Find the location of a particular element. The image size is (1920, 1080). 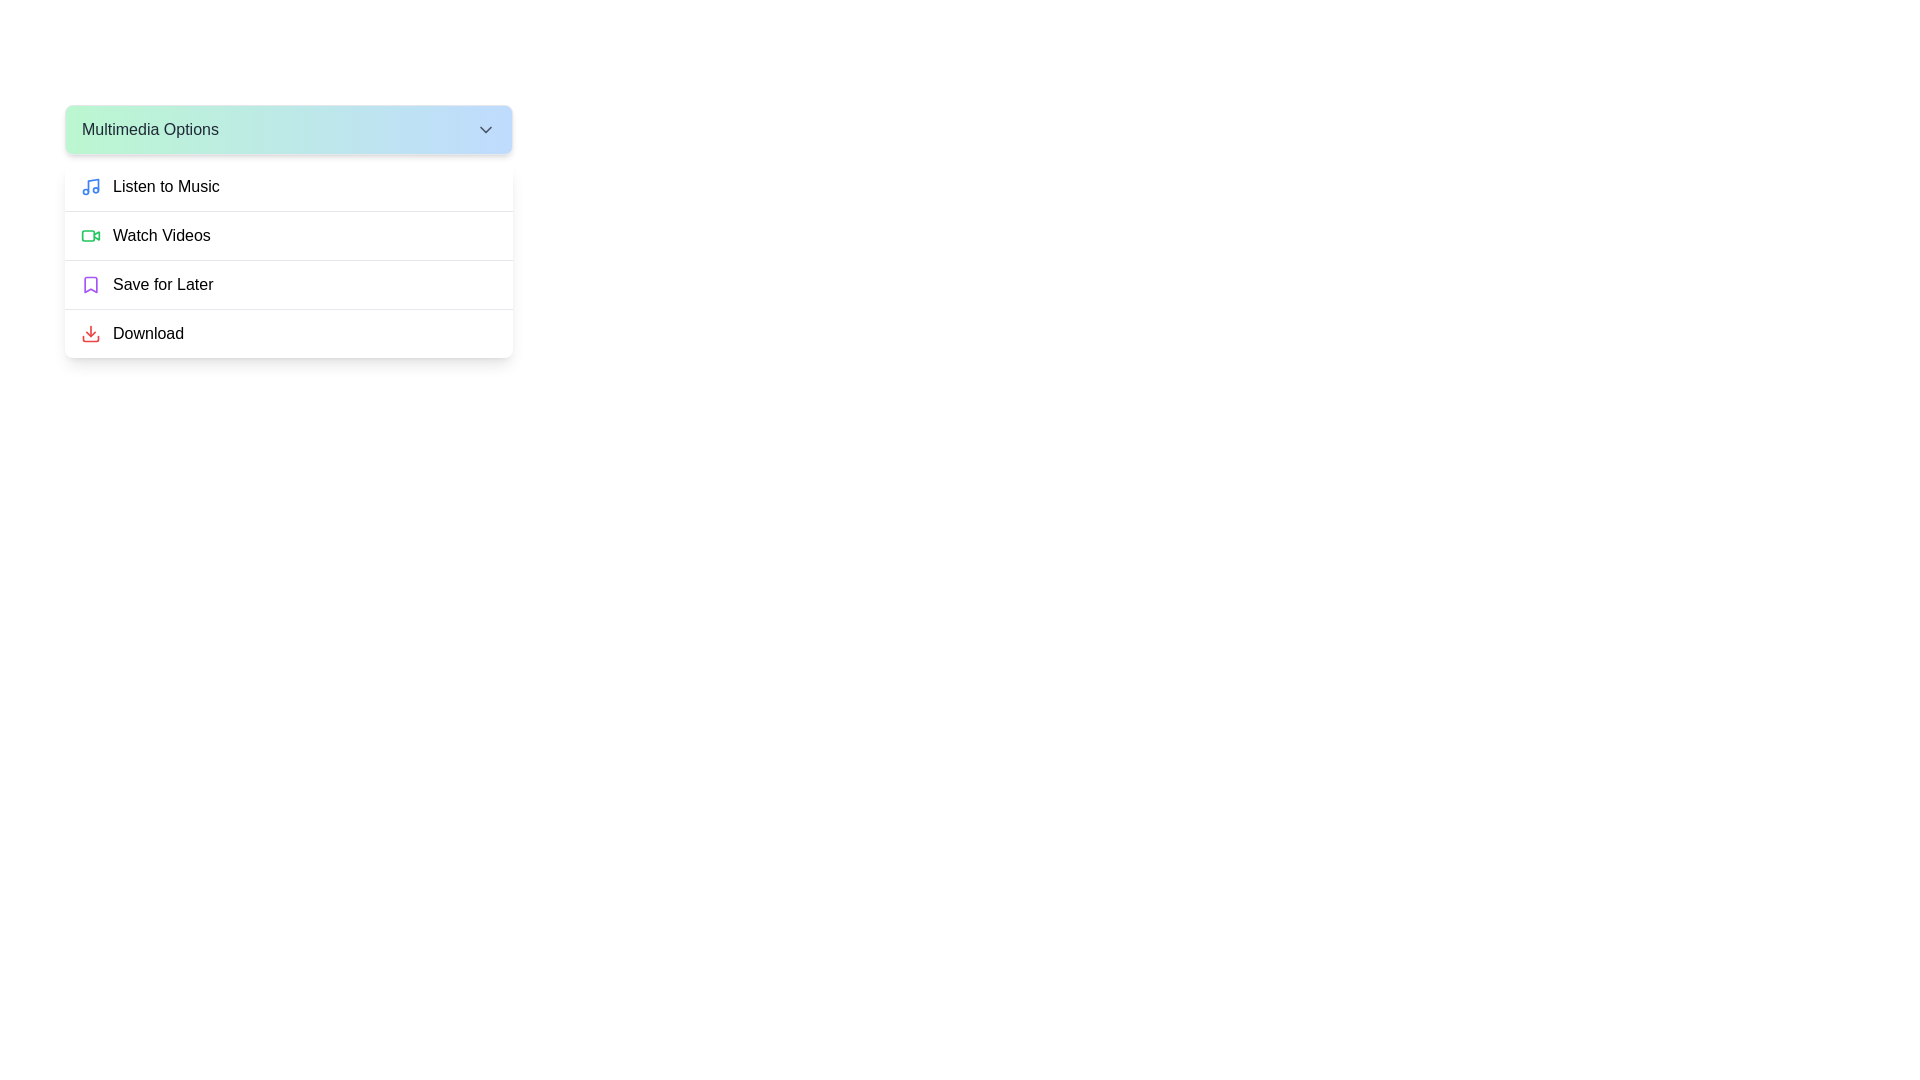

the bookmark-shaped icon filled with a purple hue associated with the 'Save for Later' option in the dropdown menu under 'Multimedia Options' is located at coordinates (90, 285).